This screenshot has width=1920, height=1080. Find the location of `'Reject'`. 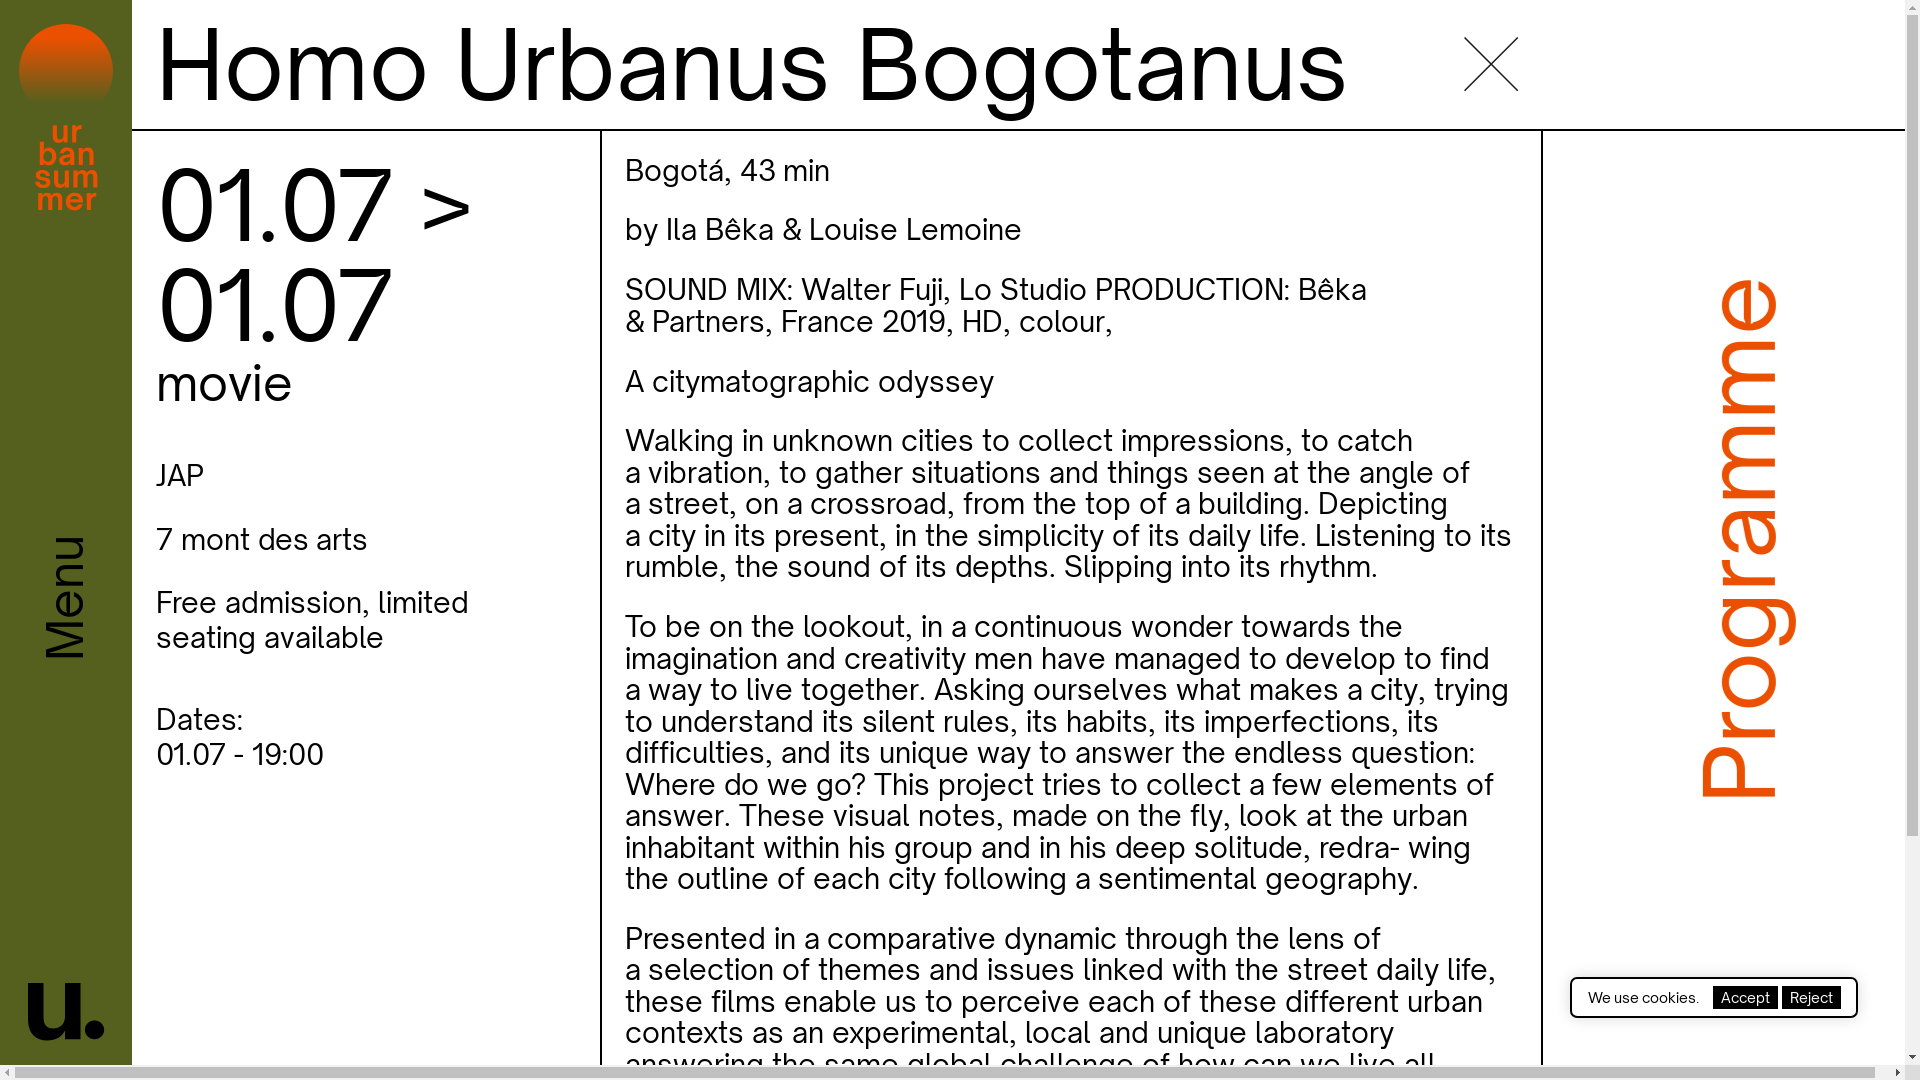

'Reject' is located at coordinates (1811, 997).